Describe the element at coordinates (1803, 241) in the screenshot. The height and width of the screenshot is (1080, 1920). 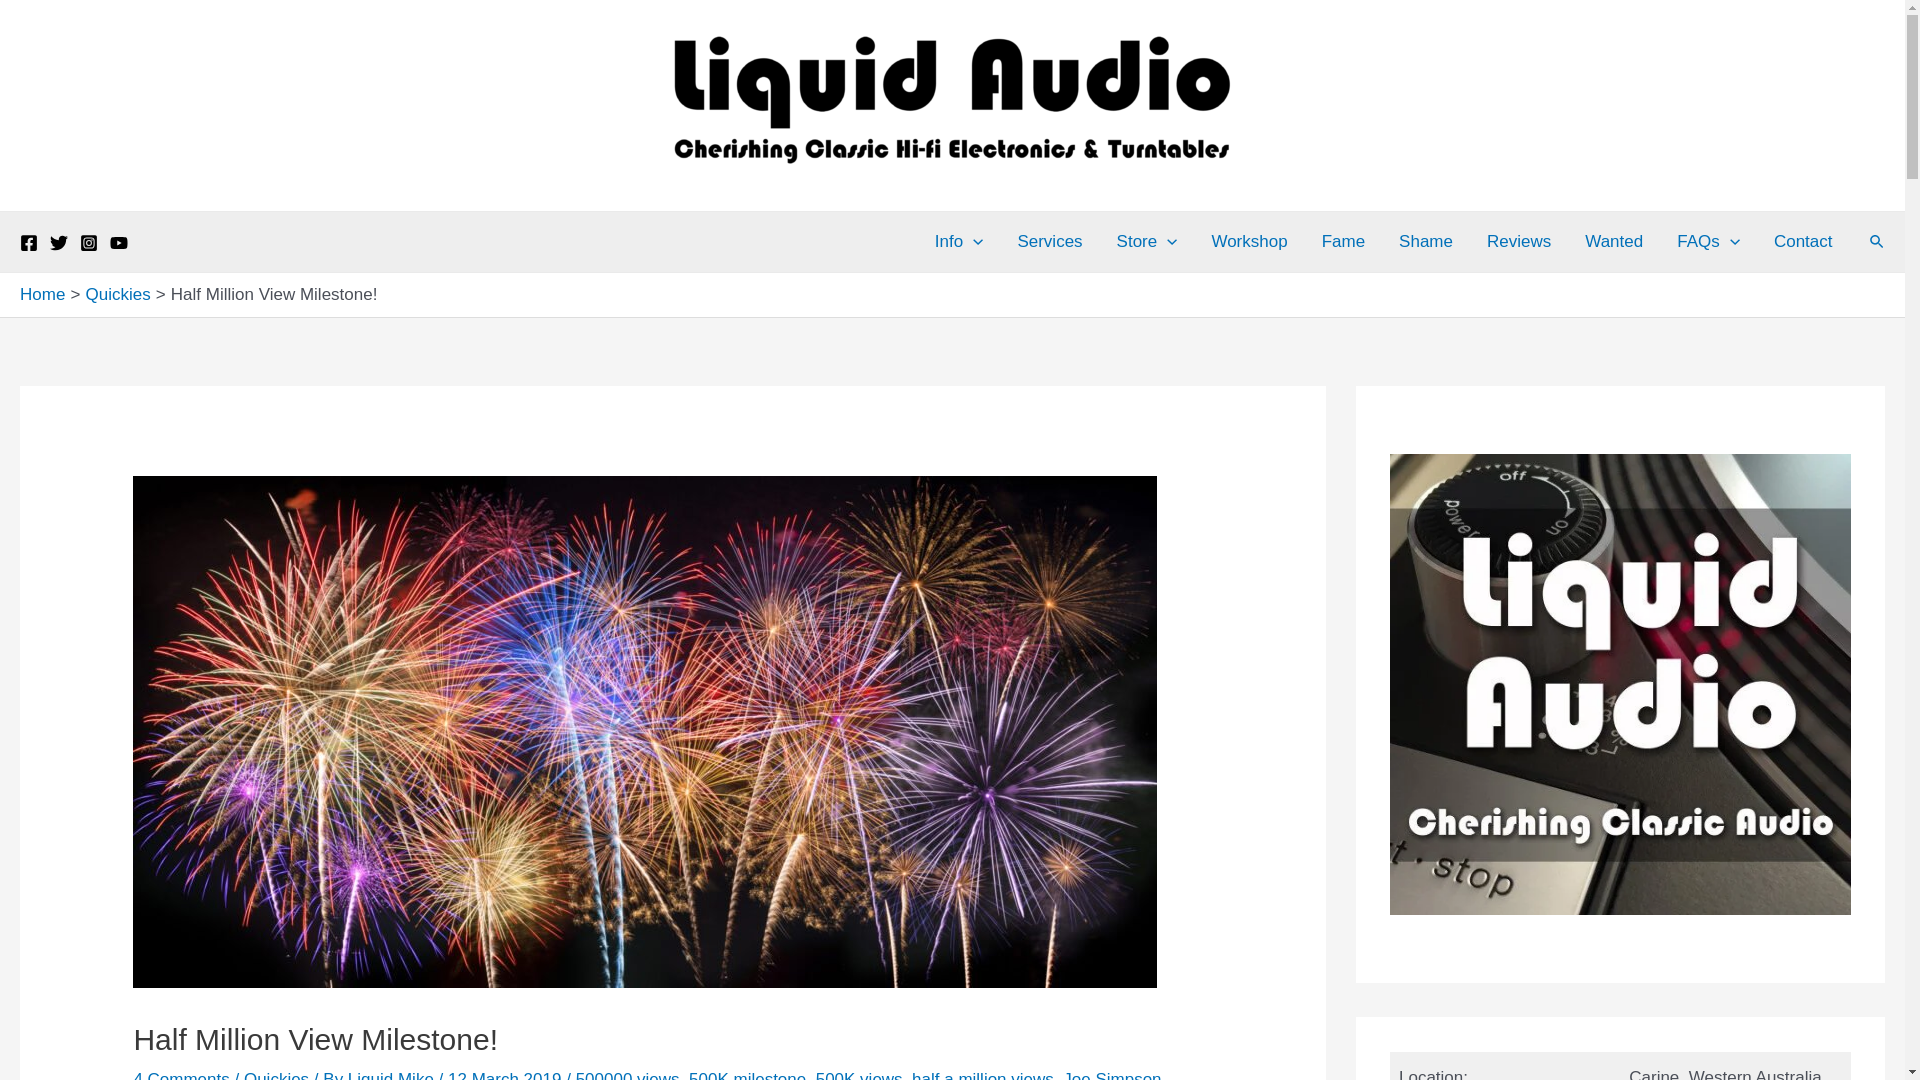
I see `'Contact'` at that location.